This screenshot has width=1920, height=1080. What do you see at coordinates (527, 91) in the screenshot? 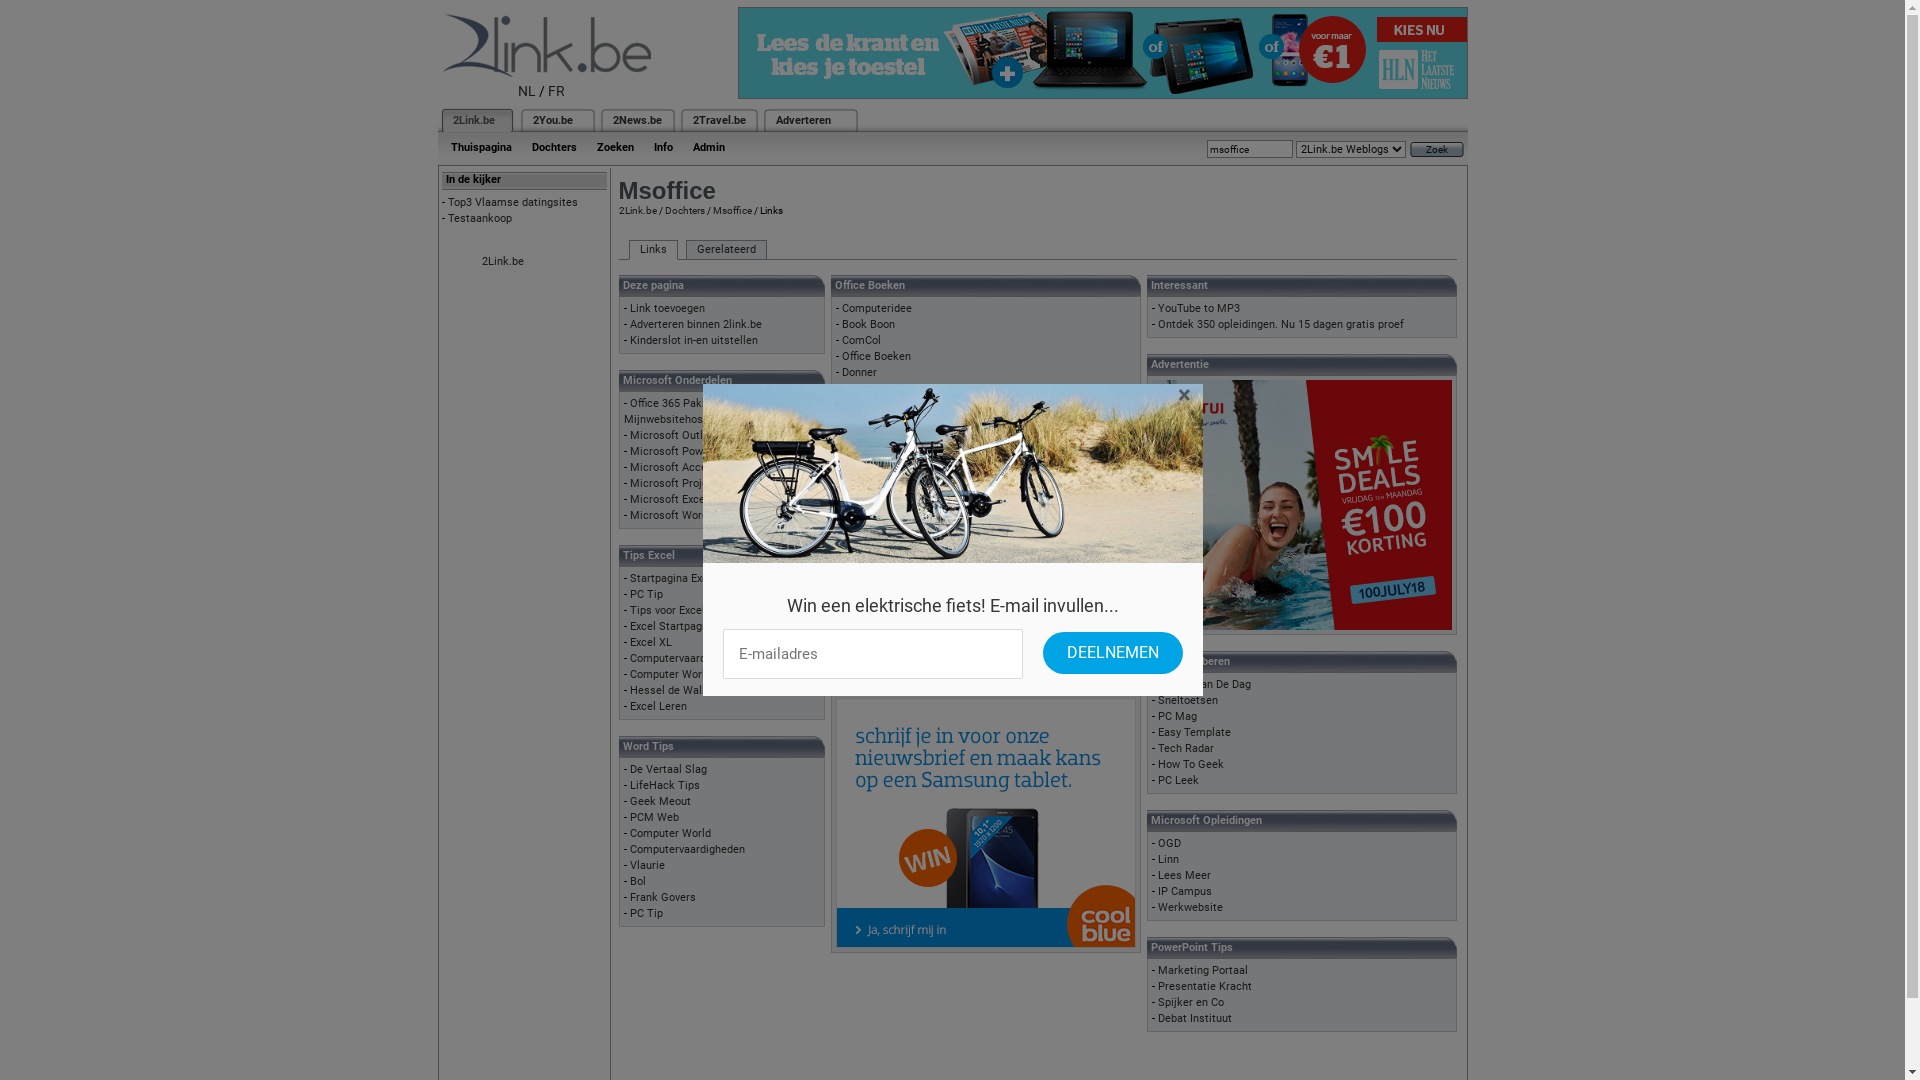
I see `'NL'` at bounding box center [527, 91].